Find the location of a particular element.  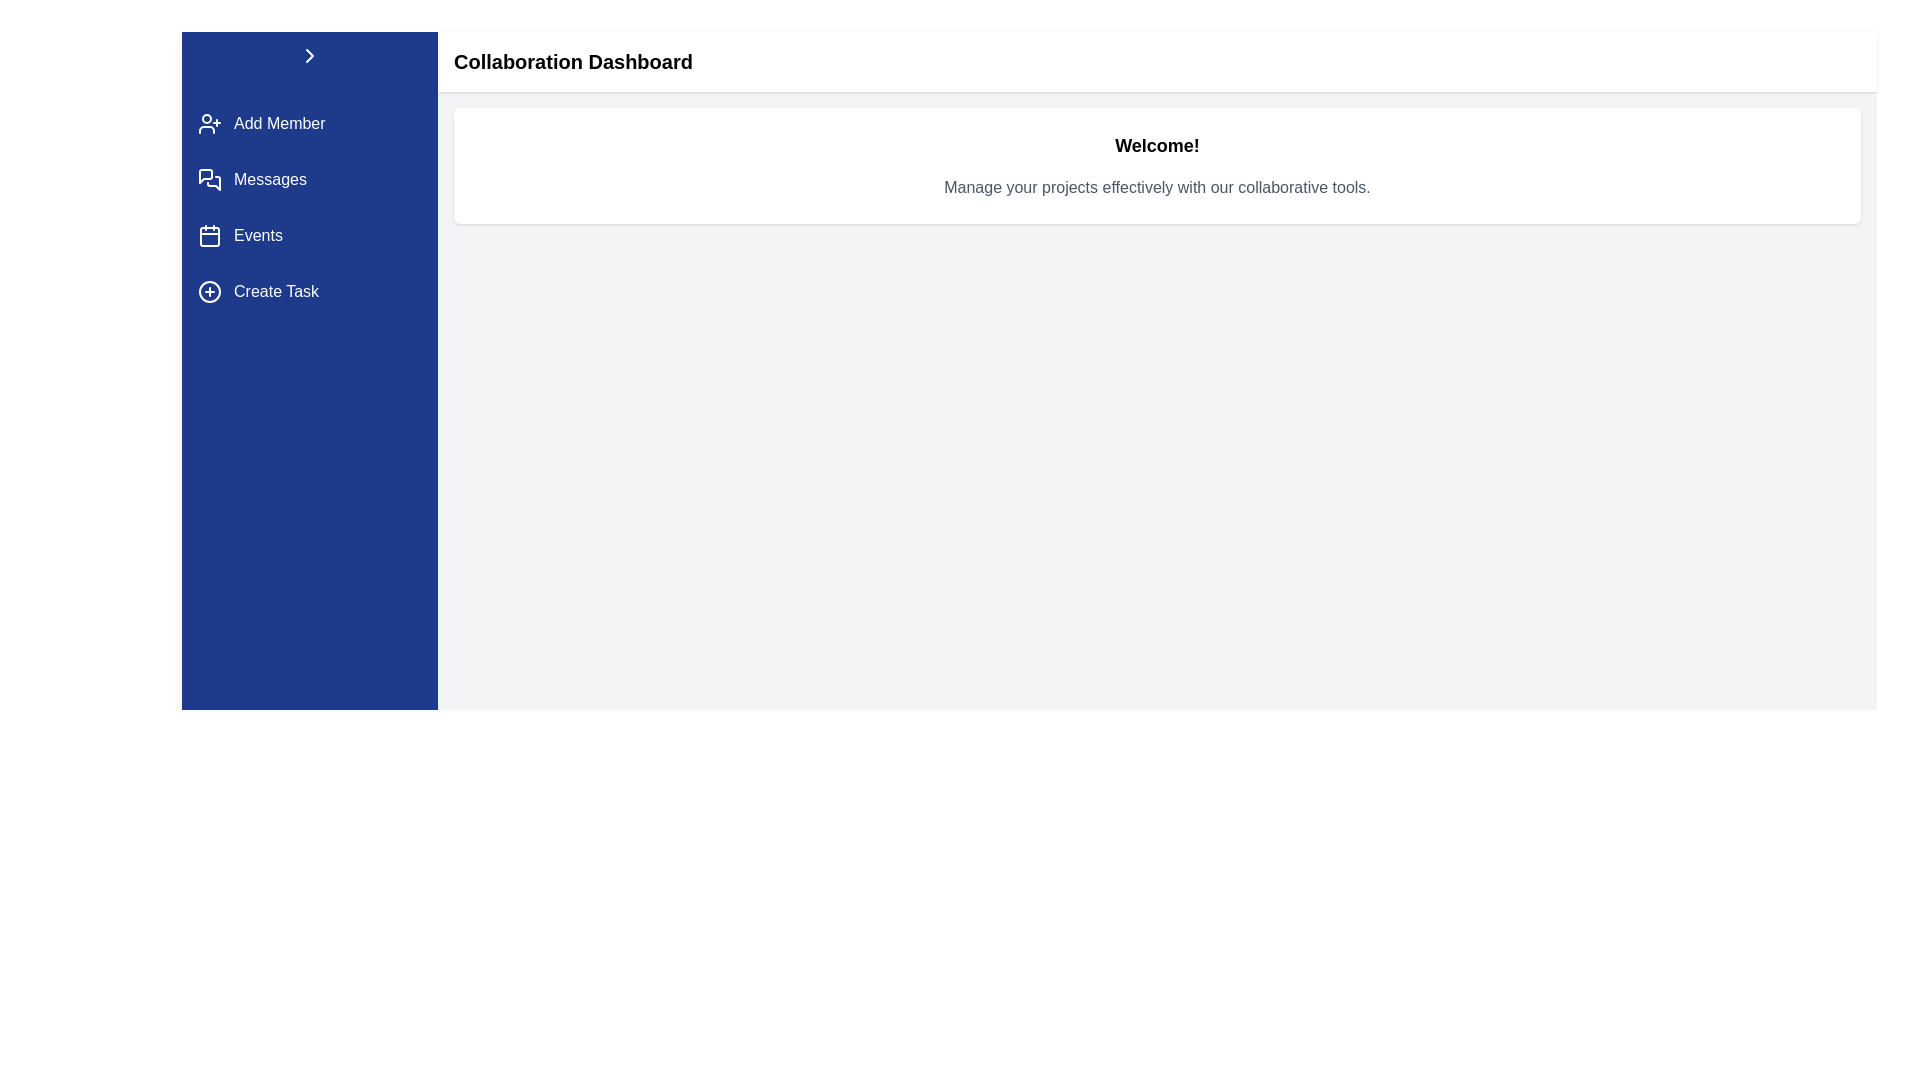

the small right-pointing arrow icon, which is rendered in white on a blue background and located at the top-left part of the vertical blue sidebar is located at coordinates (309, 55).